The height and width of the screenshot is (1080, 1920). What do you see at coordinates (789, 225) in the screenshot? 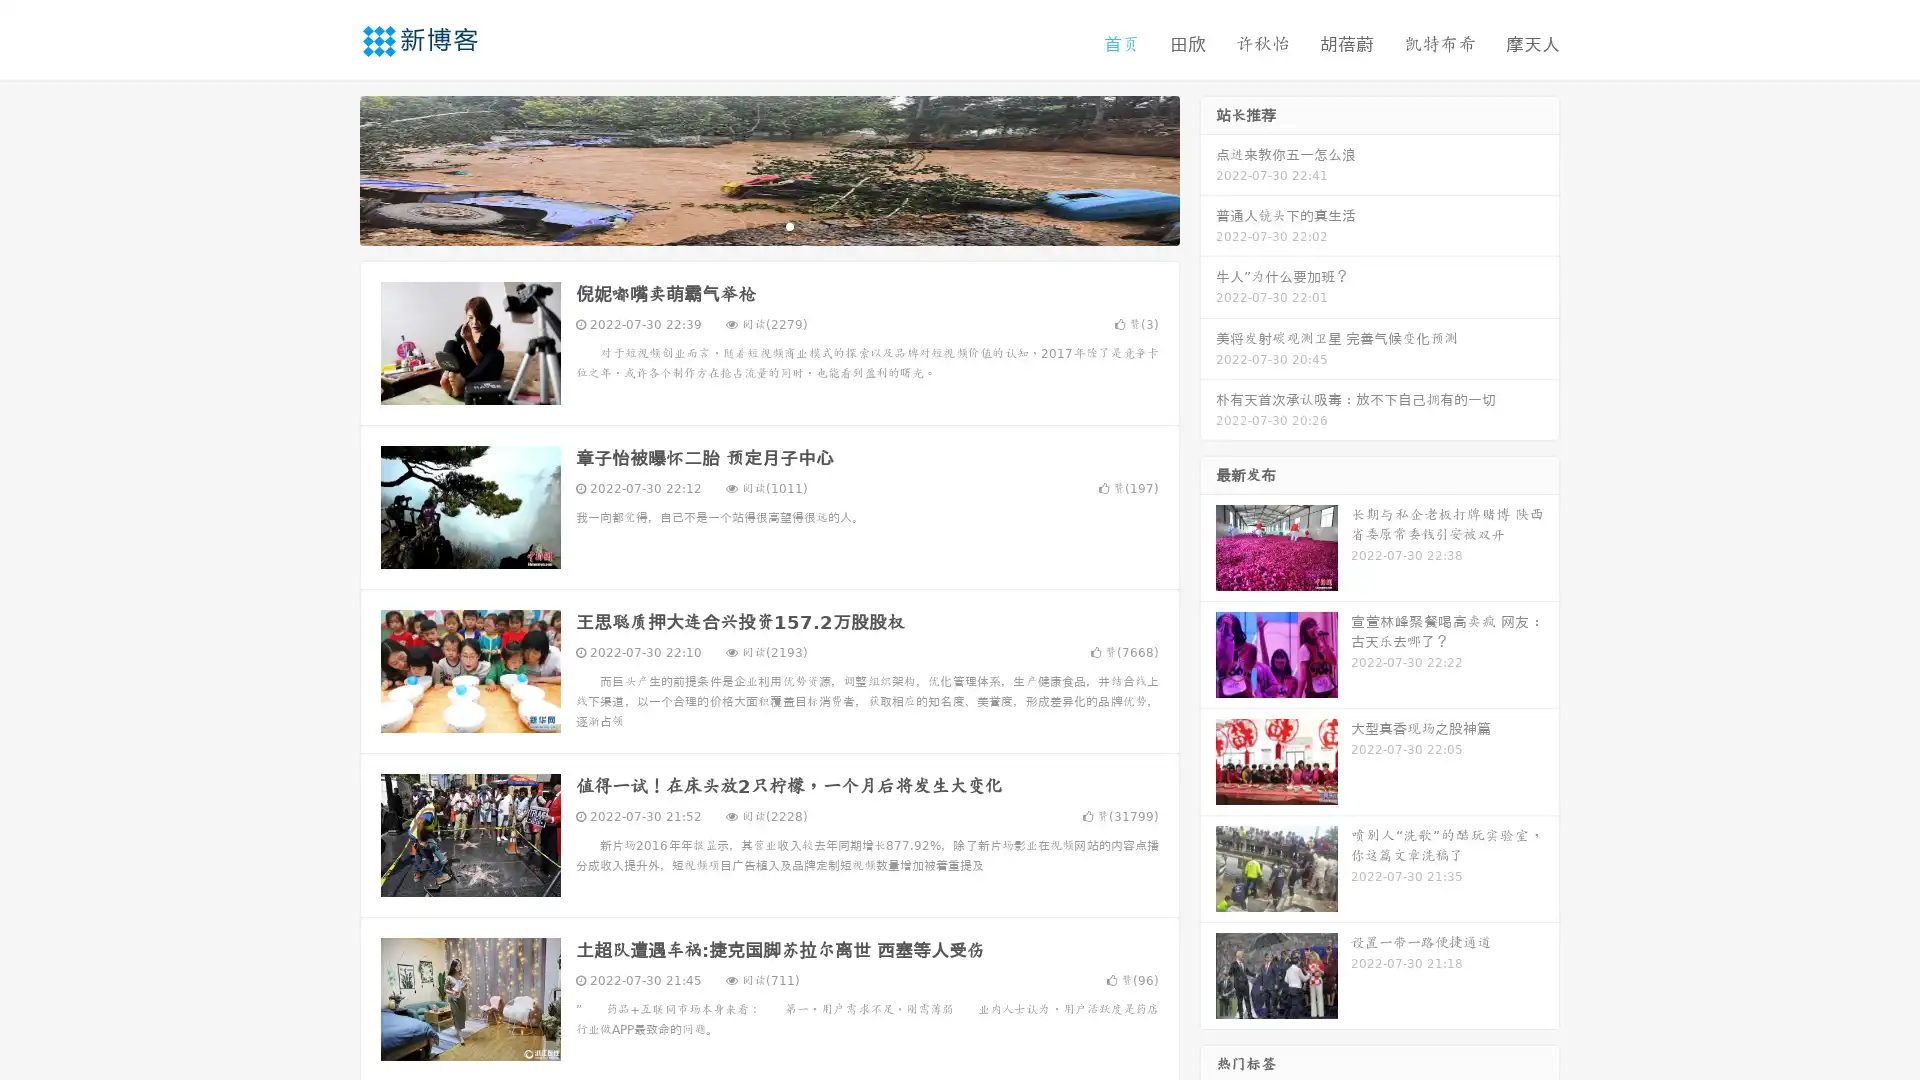
I see `Go to slide 3` at bounding box center [789, 225].